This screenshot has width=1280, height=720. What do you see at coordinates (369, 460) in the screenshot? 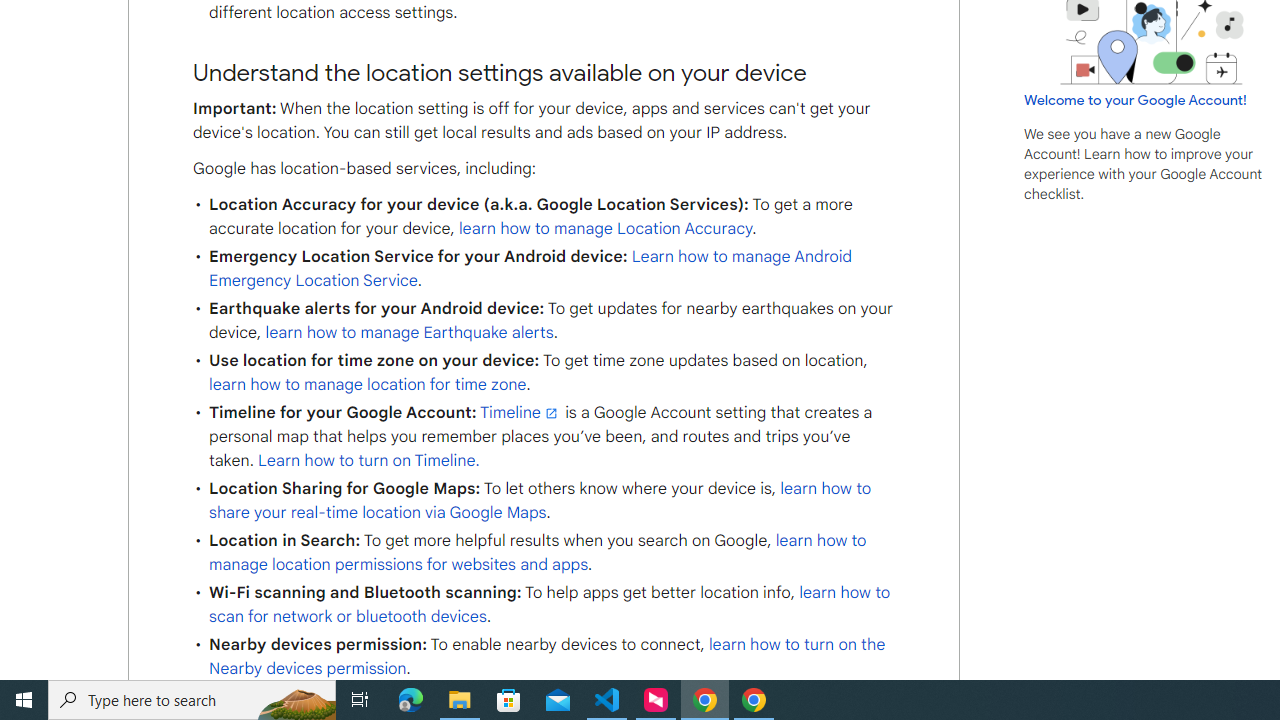
I see `'Learn how to turn on Timeline.'` at bounding box center [369, 460].